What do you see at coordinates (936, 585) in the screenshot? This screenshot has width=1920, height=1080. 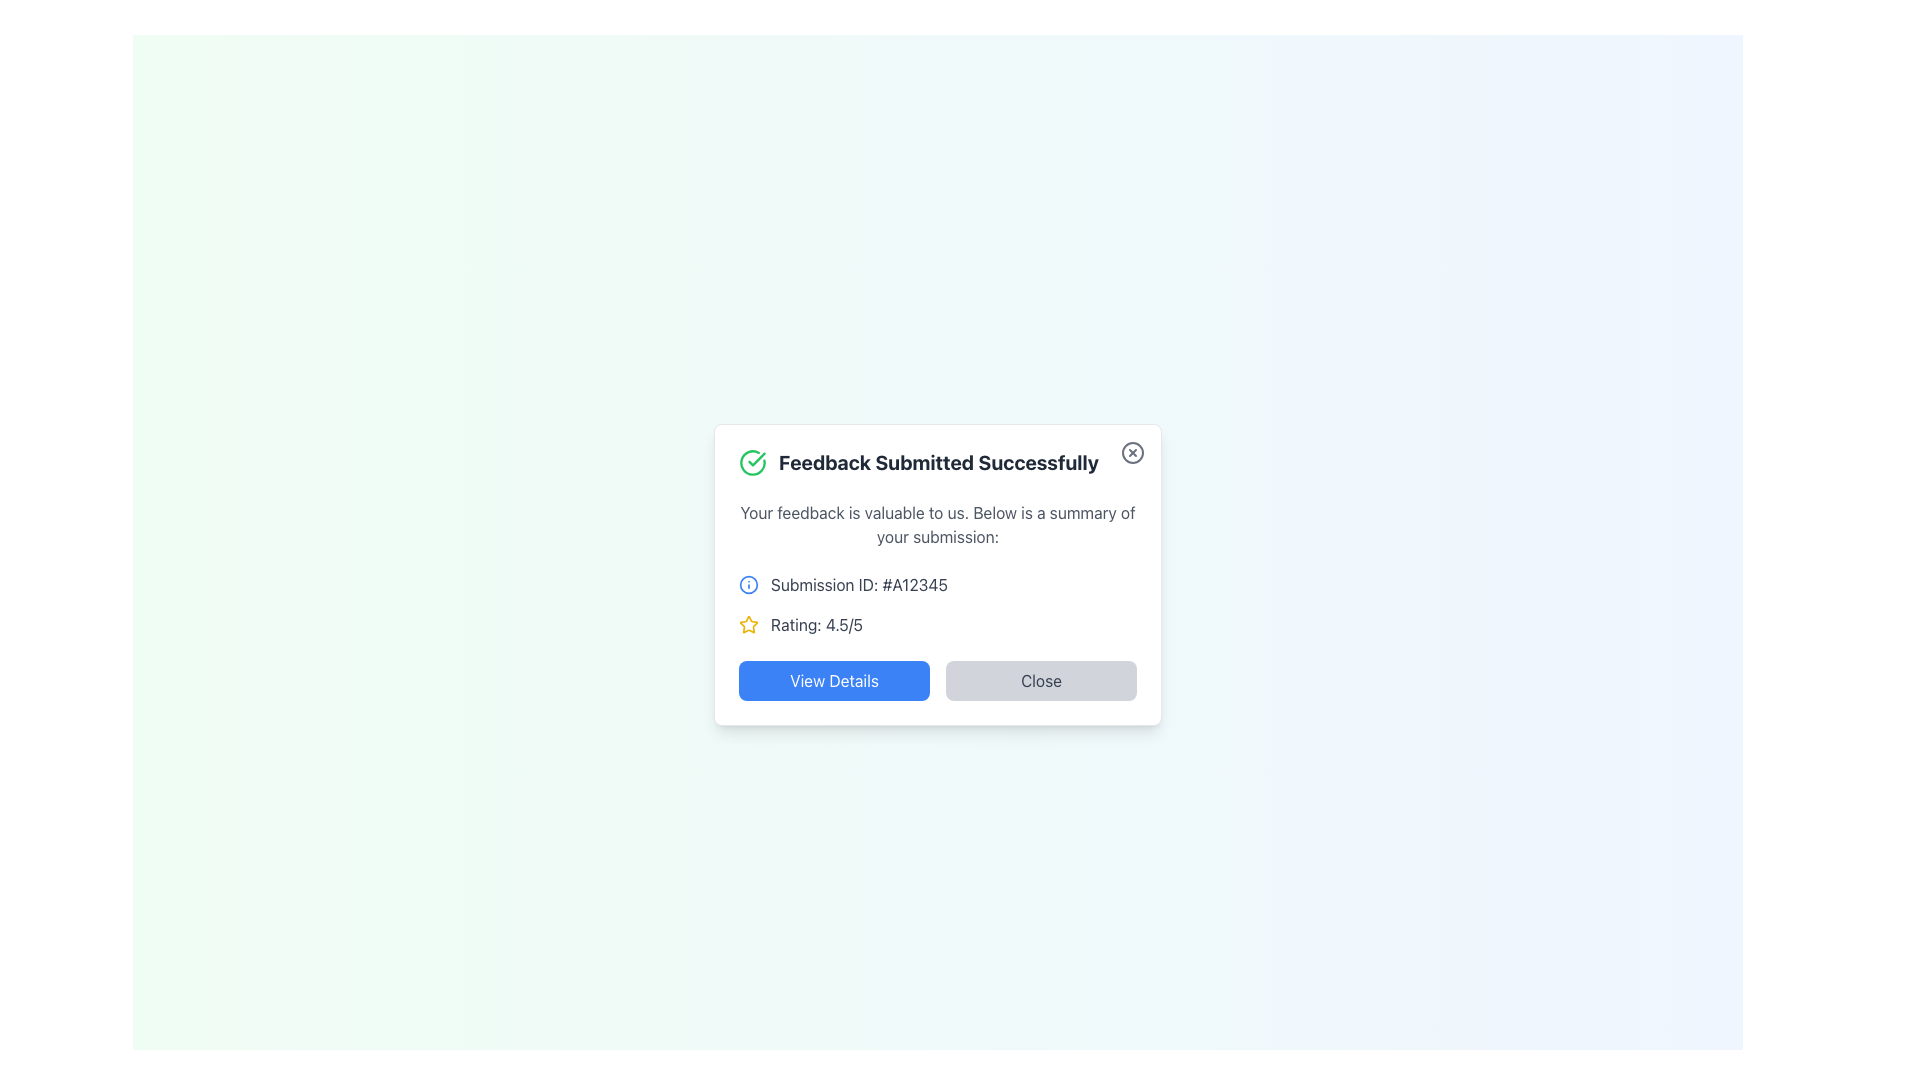 I see `the Label with Icon that displays the submission ID, which is located centrally in the modal popup above the 'Rating: 4.5/5' element` at bounding box center [936, 585].